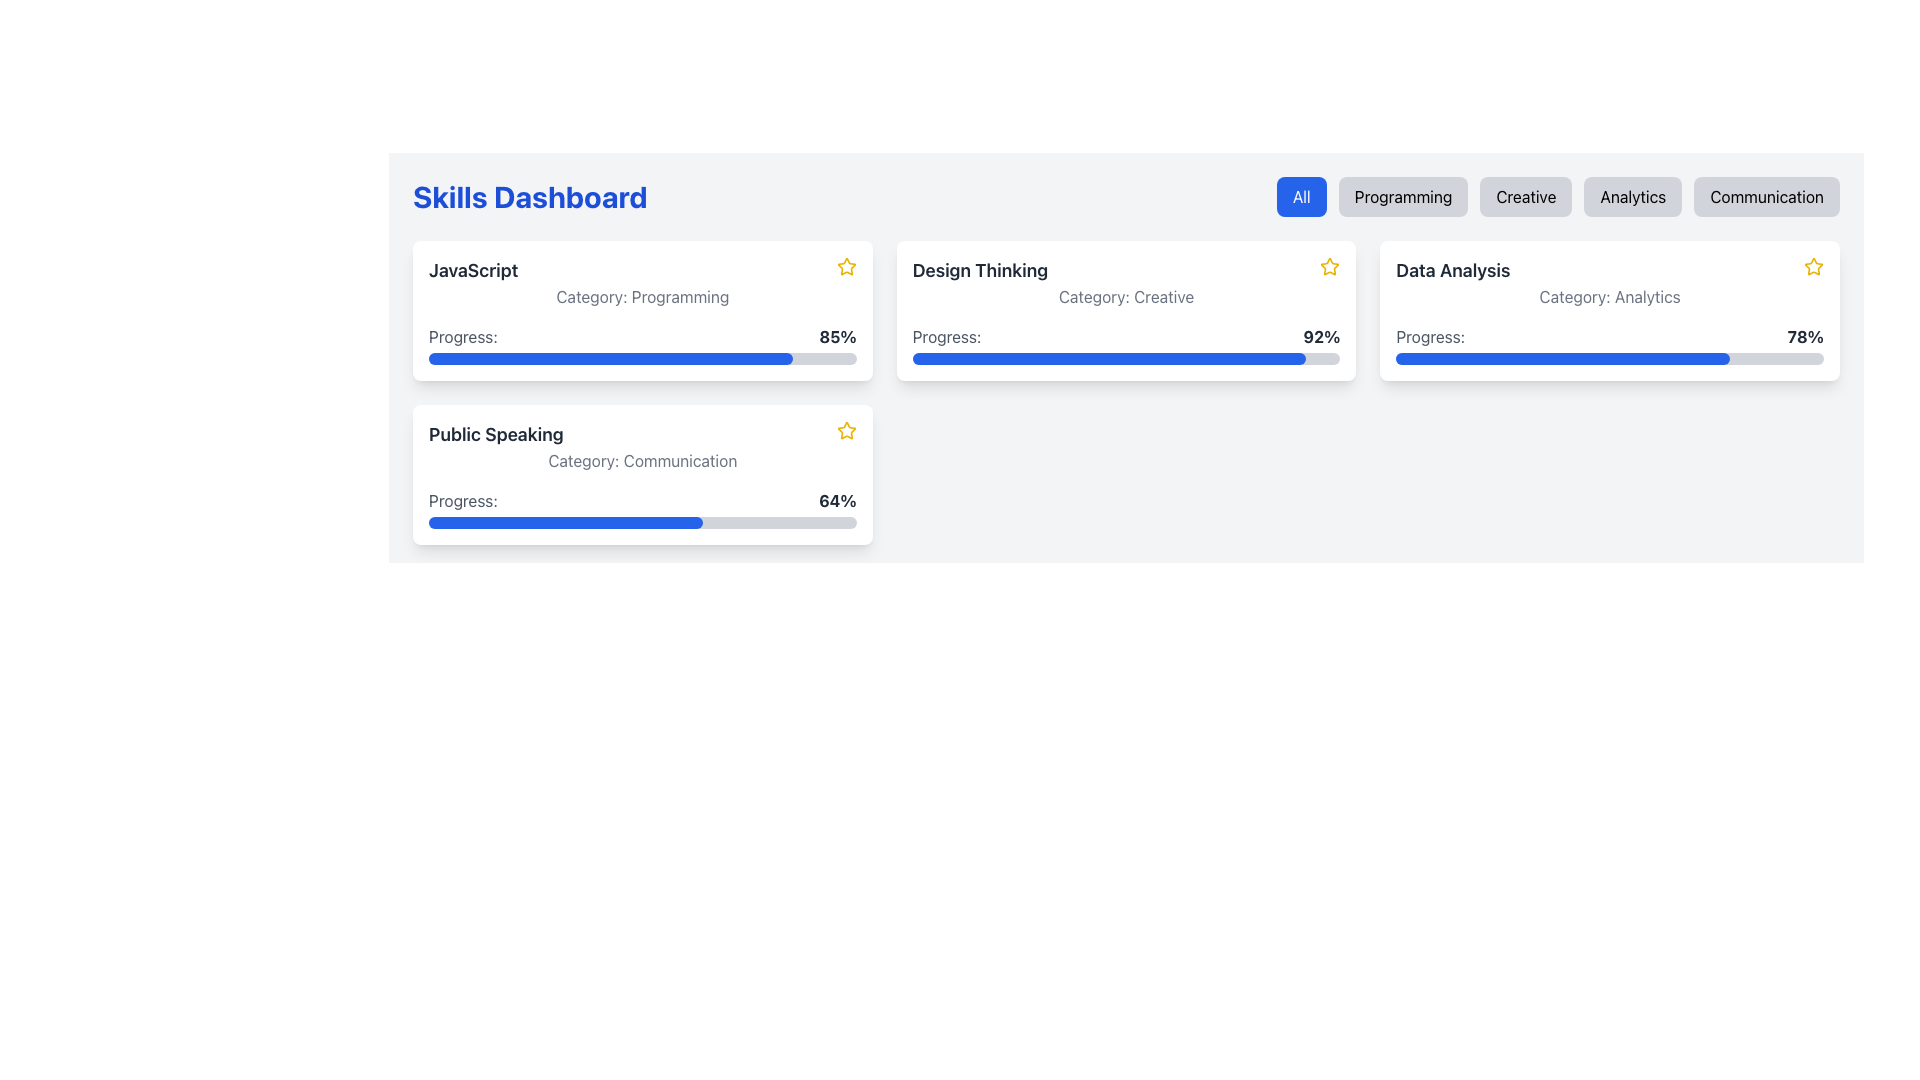  What do you see at coordinates (642, 522) in the screenshot?
I see `the Progress Bar indicating 64% completion within the 'Public Speaking' skill card located in the bottom-left section of the dashboard` at bounding box center [642, 522].